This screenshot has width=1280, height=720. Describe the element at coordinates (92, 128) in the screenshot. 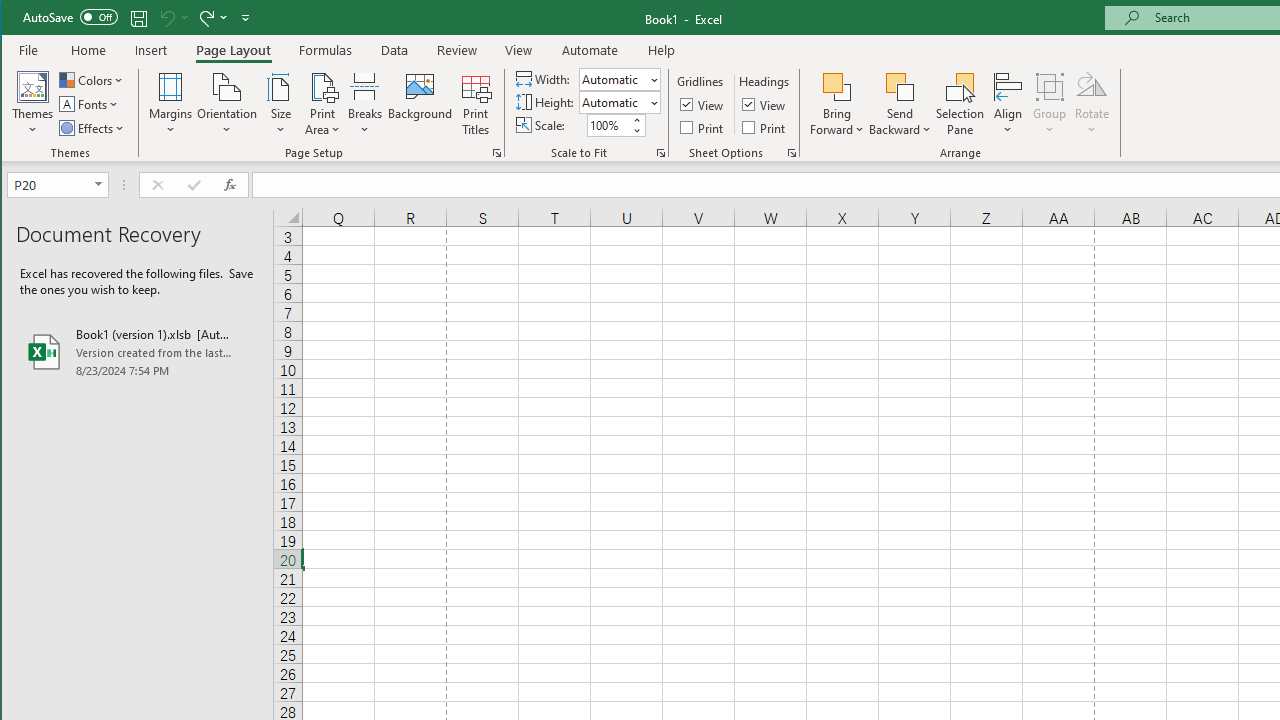

I see `'Effects'` at that location.